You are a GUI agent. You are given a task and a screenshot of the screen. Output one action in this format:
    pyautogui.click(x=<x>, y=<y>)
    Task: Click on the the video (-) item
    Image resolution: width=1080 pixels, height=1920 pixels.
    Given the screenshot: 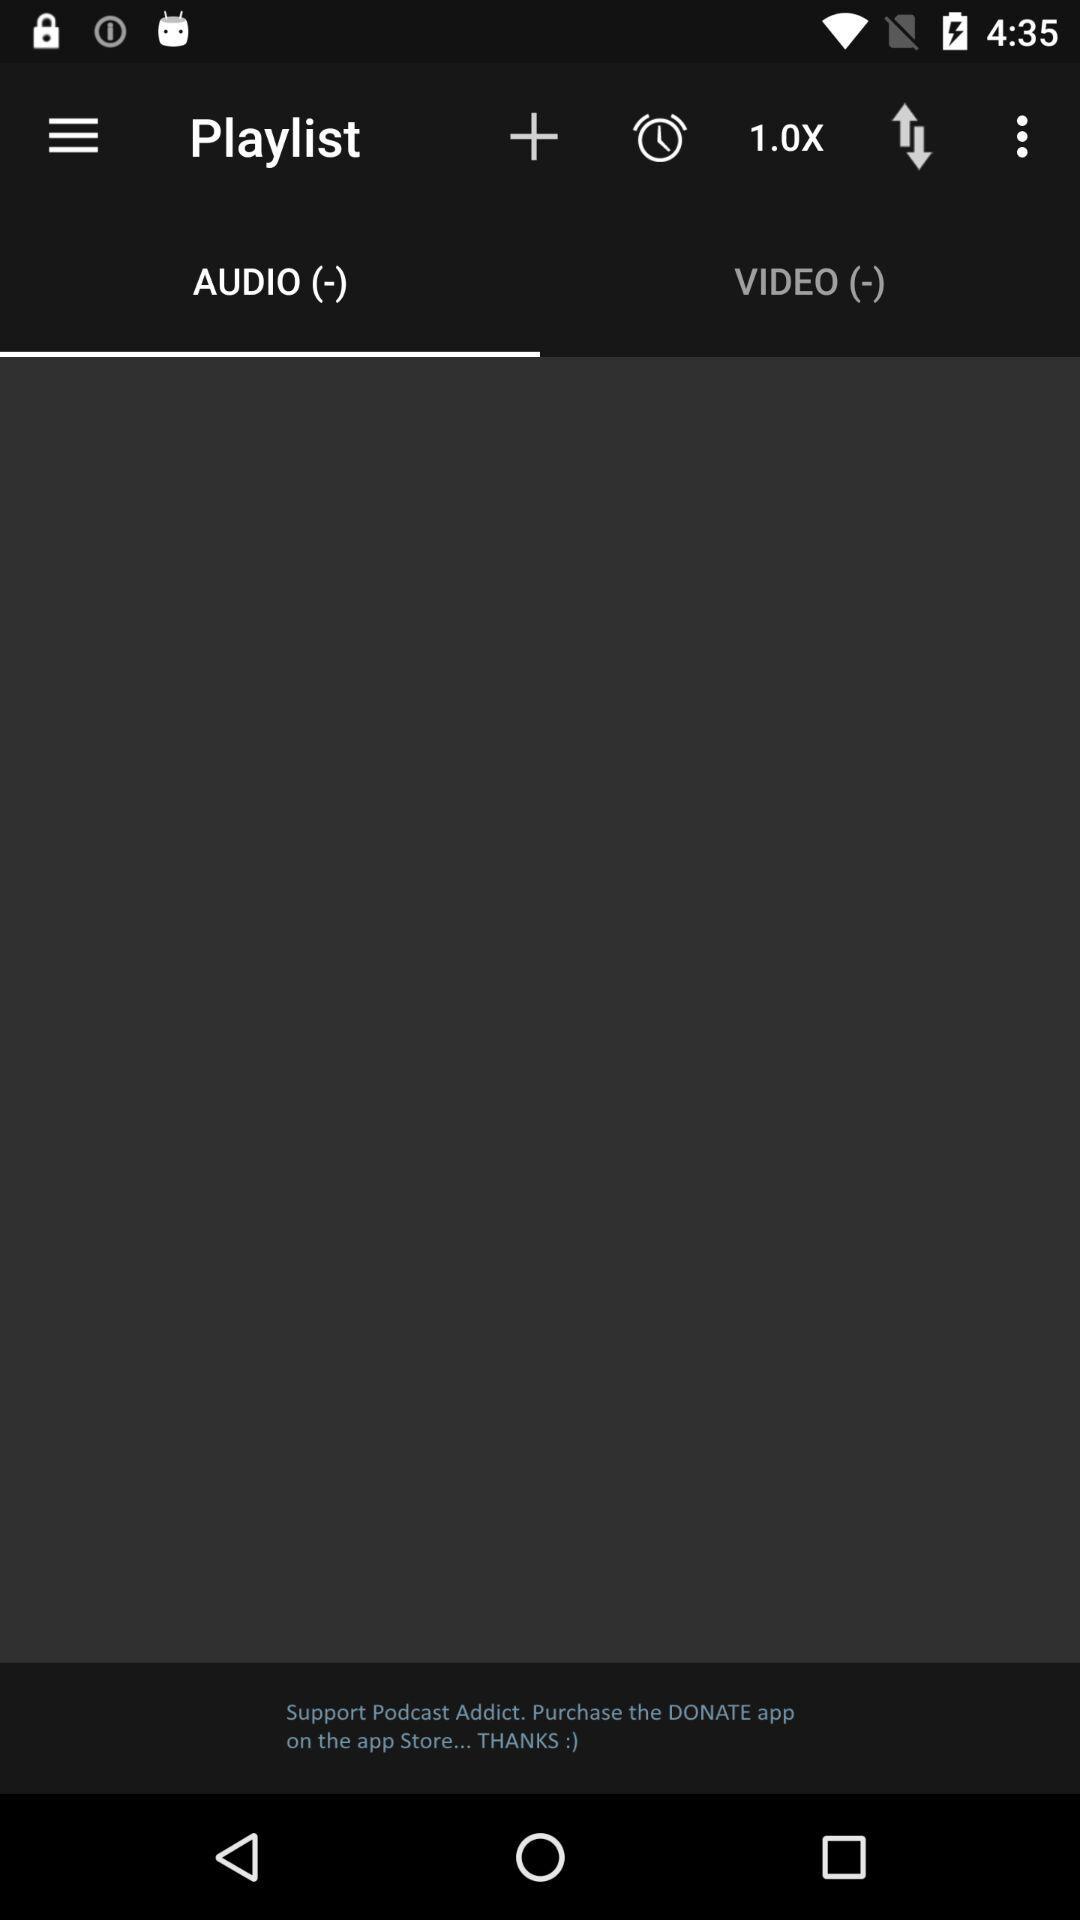 What is the action you would take?
    pyautogui.click(x=810, y=279)
    